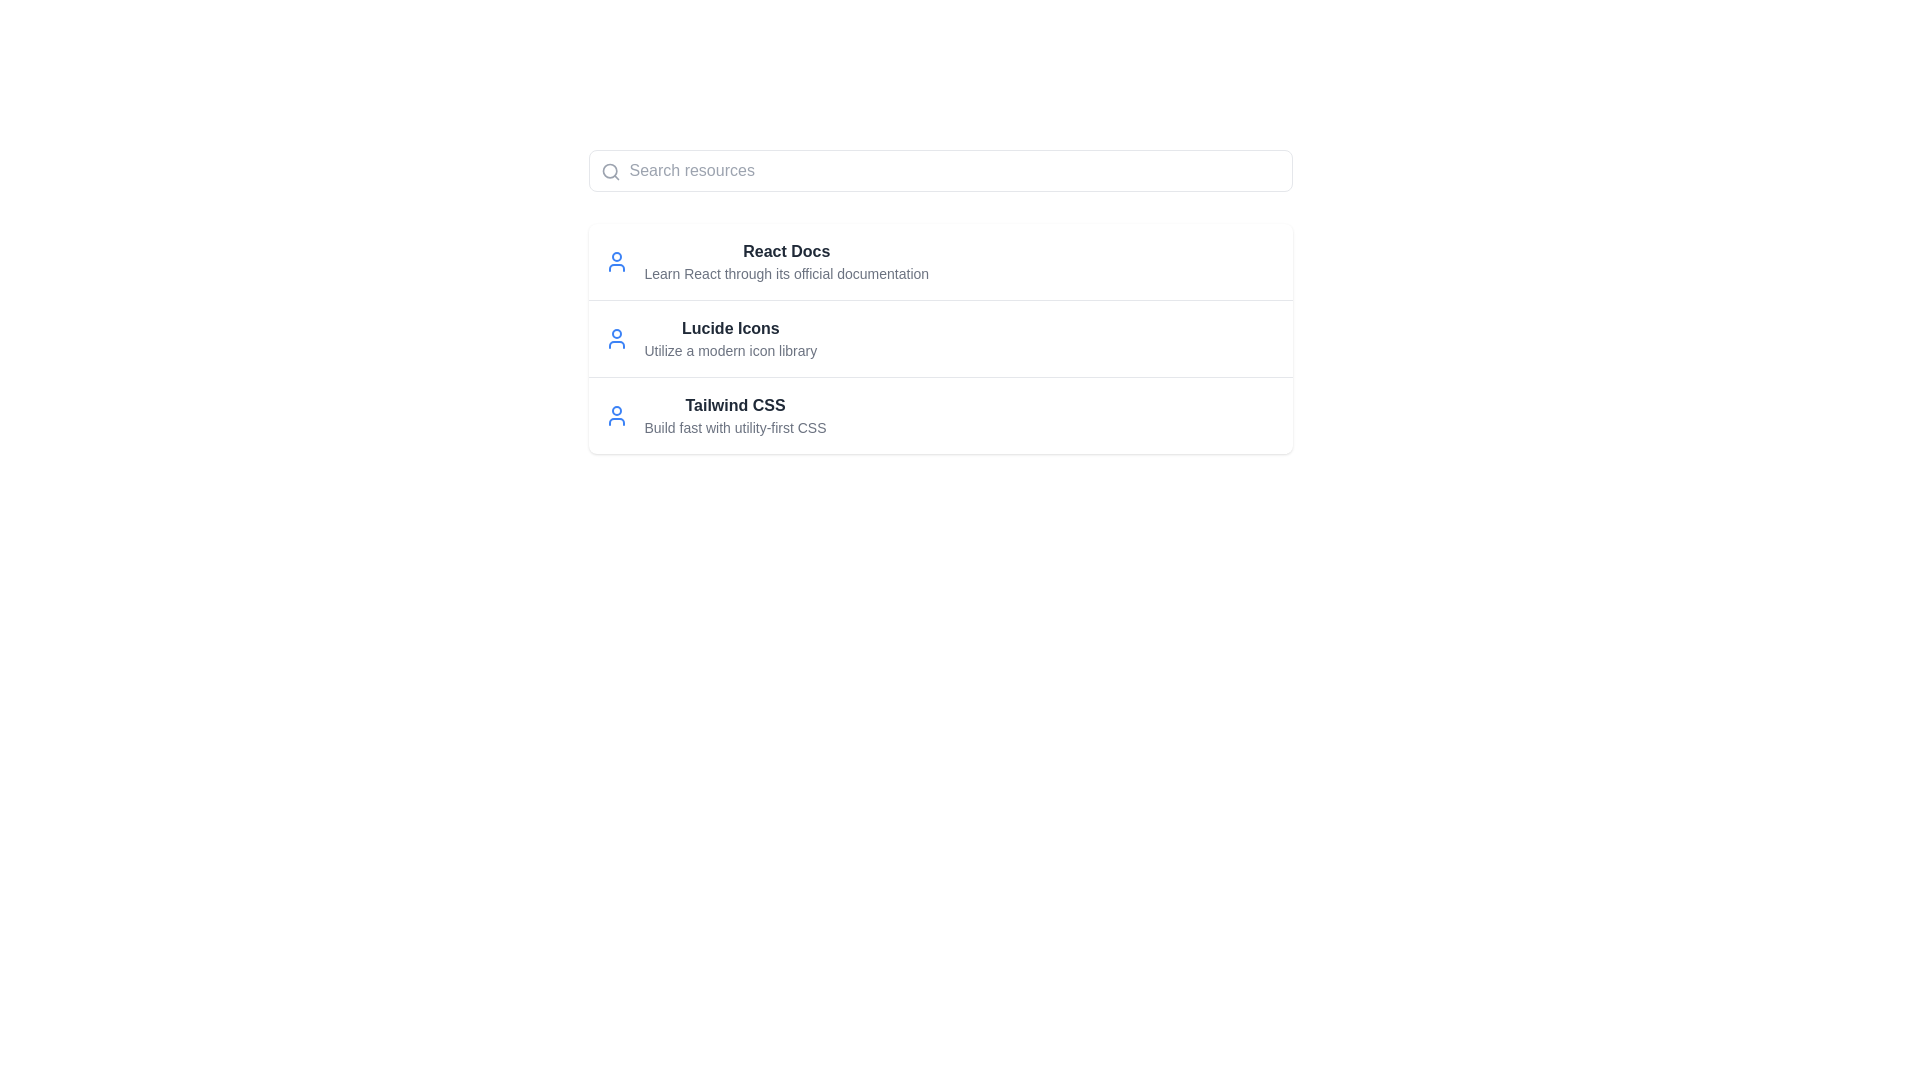 The width and height of the screenshot is (1920, 1080). Describe the element at coordinates (609, 171) in the screenshot. I see `the magnifying glass icon located at the top-left corner of the input field to initiate a search action` at that location.